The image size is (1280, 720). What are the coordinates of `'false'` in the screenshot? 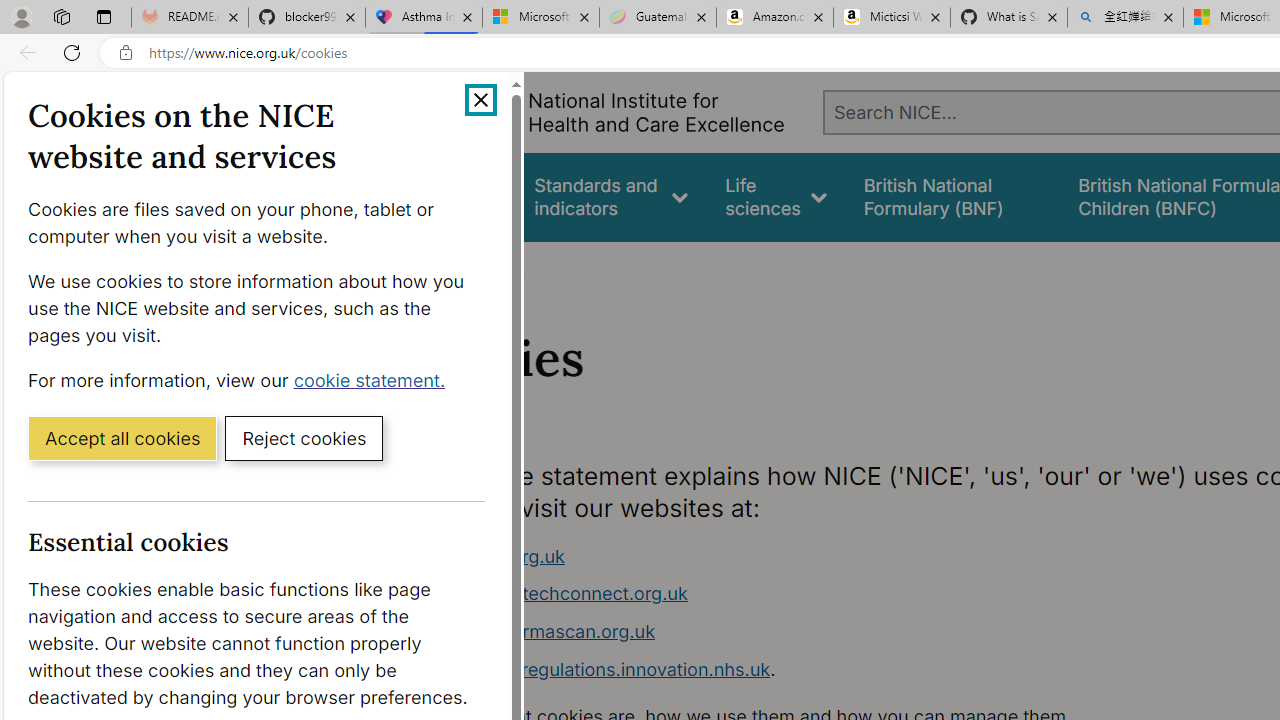 It's located at (951, 197).